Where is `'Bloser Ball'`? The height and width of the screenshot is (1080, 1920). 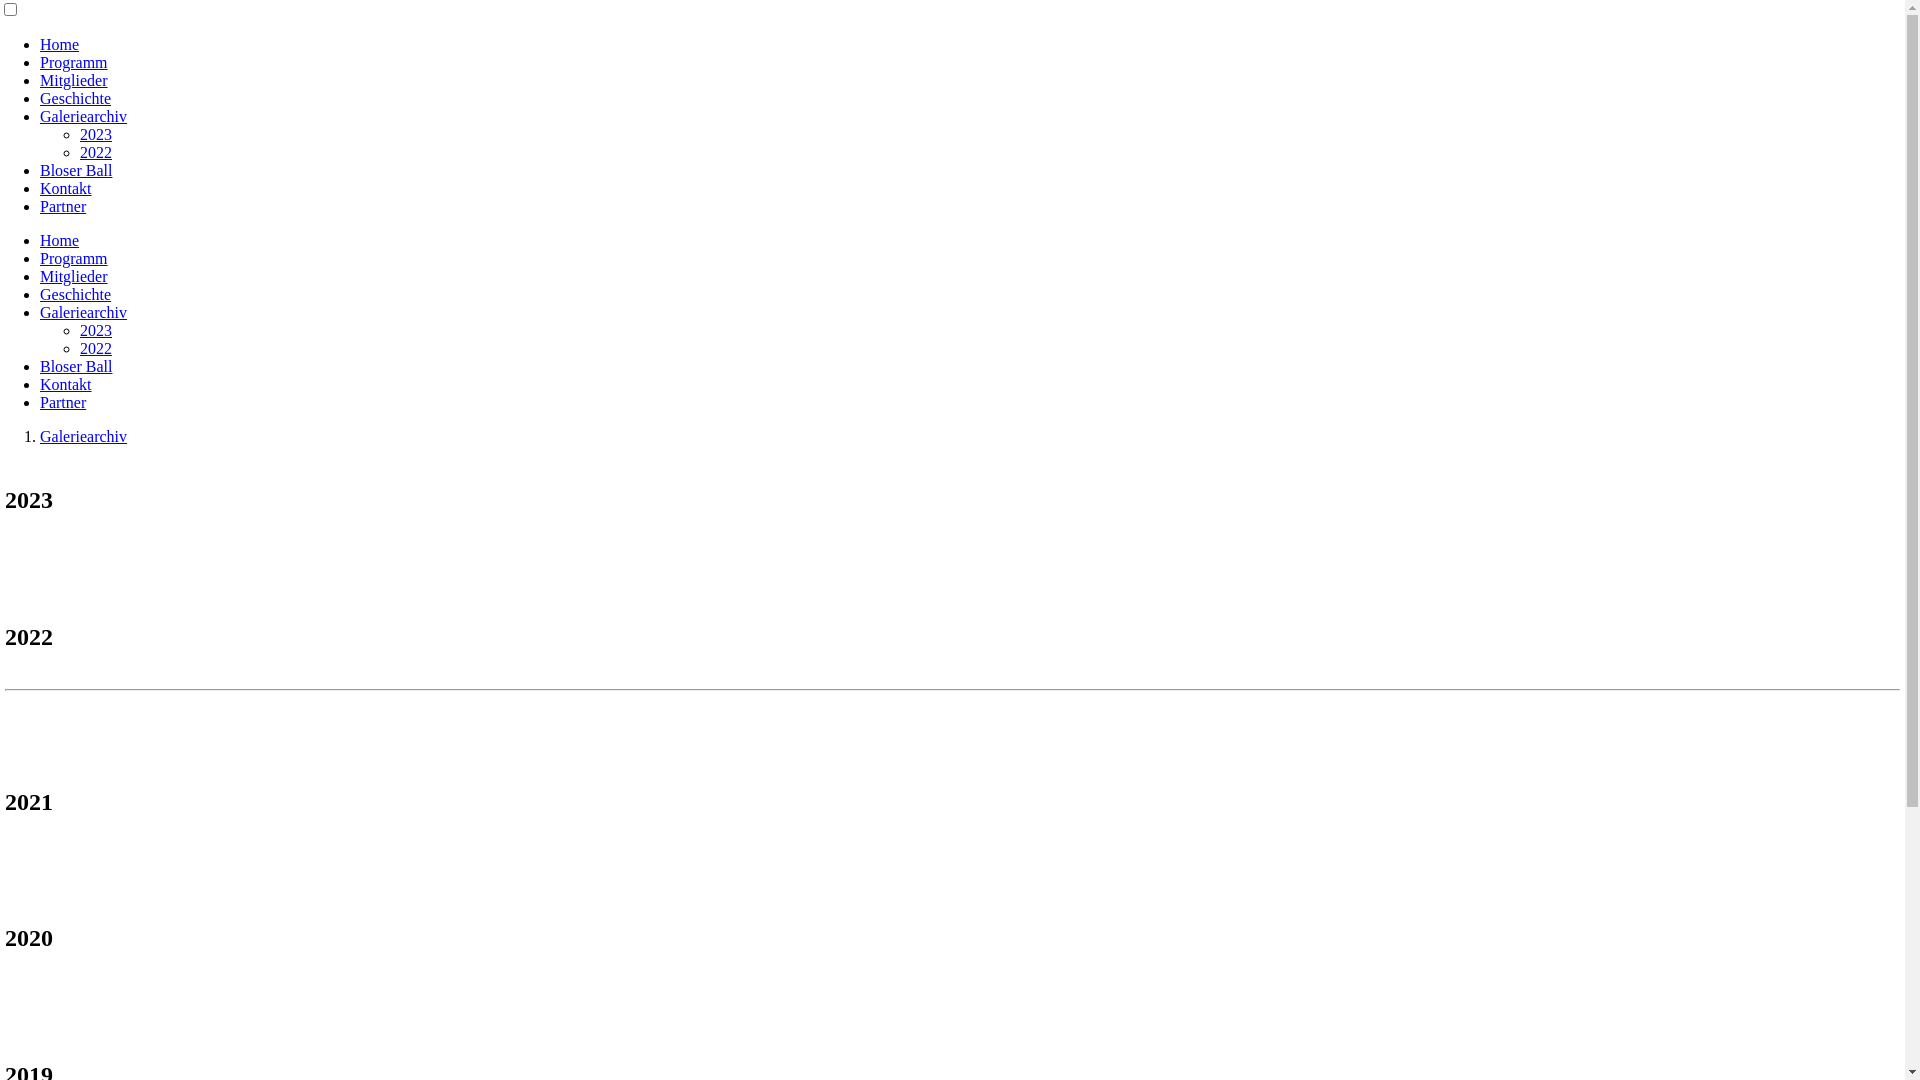 'Bloser Ball' is located at coordinates (76, 169).